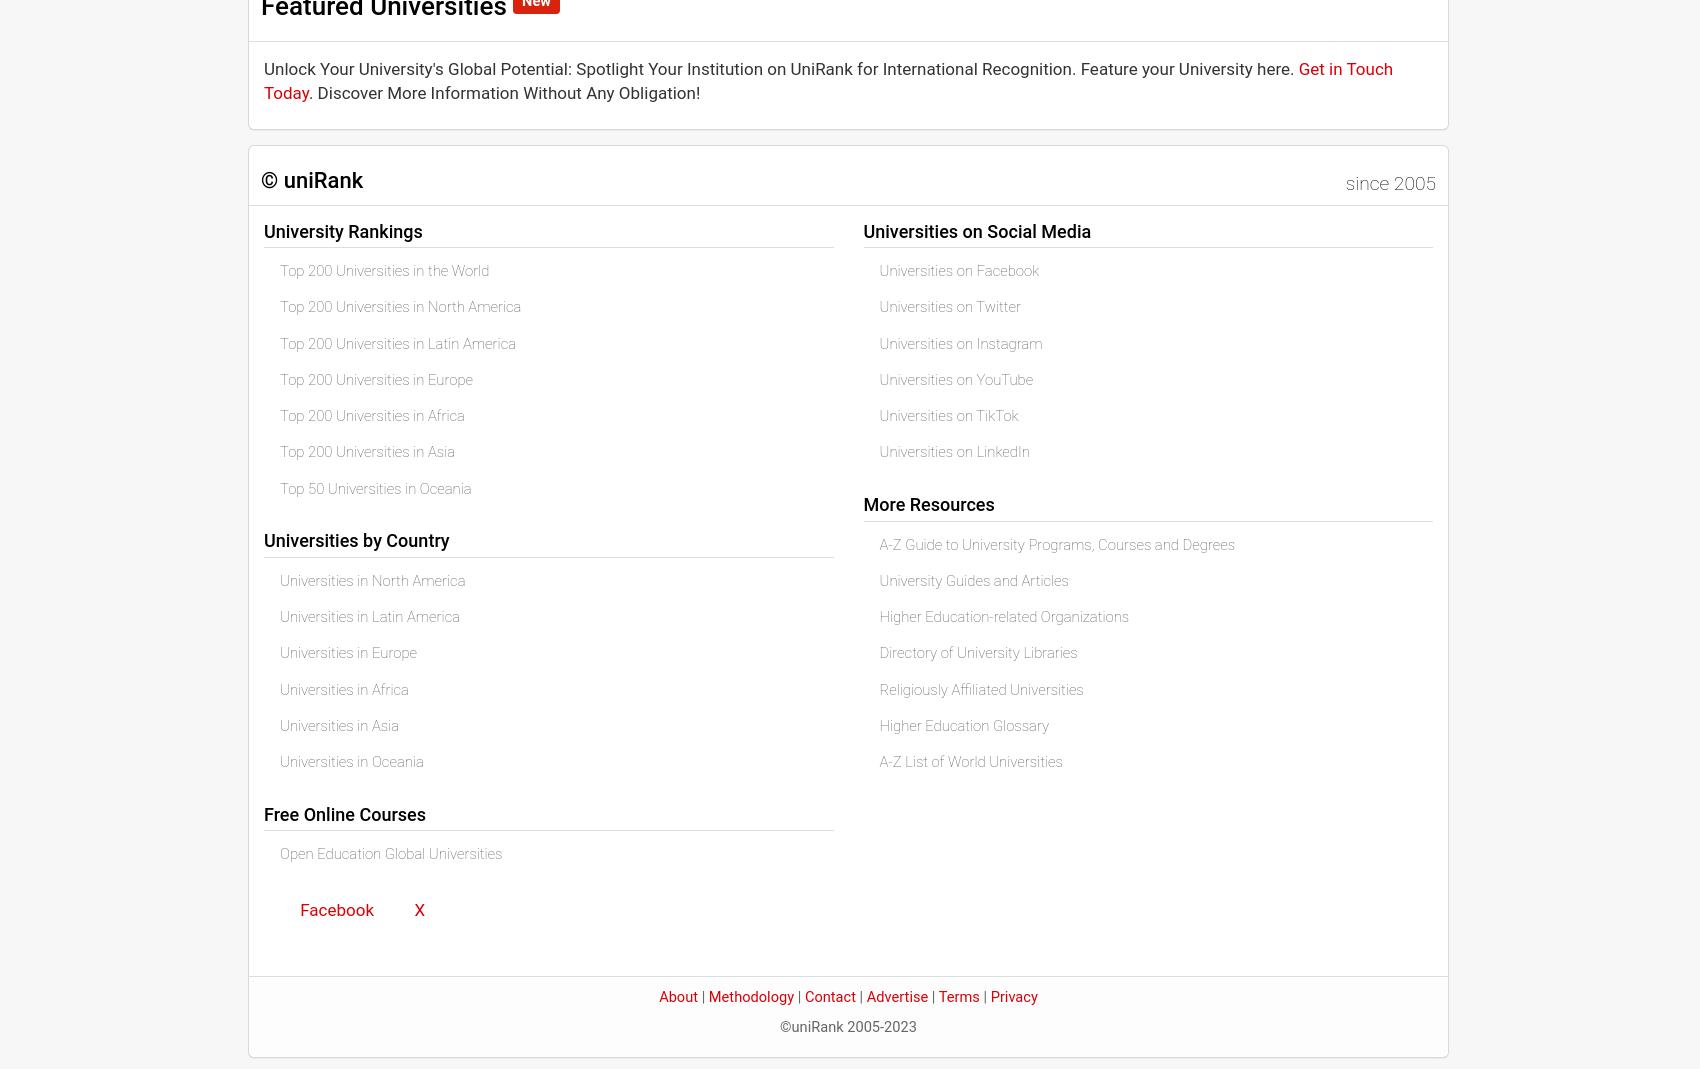 The height and width of the screenshot is (1069, 1700). Describe the element at coordinates (949, 306) in the screenshot. I see `'Universities on Twitter'` at that location.